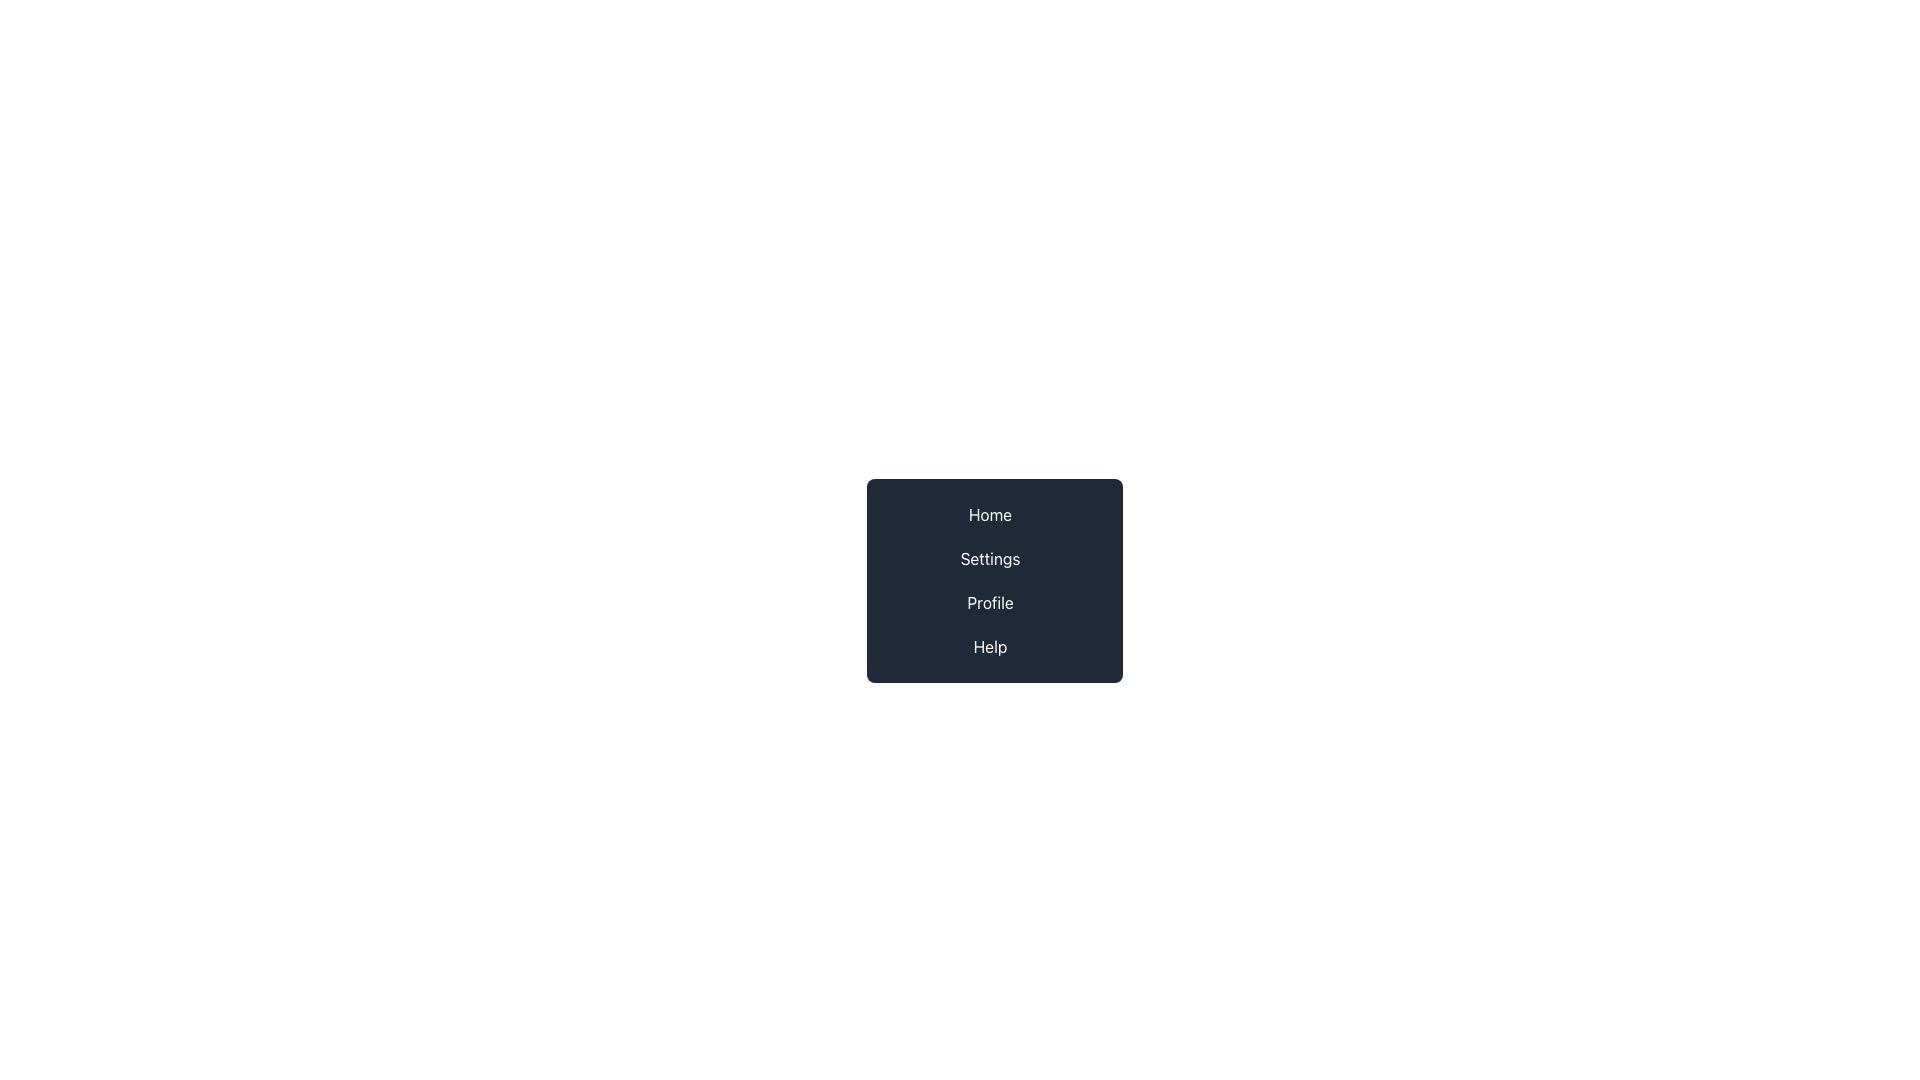 This screenshot has width=1920, height=1080. Describe the element at coordinates (994, 601) in the screenshot. I see `the navigational button located between 'Settings' and 'Help' in the right-center menu to trigger visual changes` at that location.